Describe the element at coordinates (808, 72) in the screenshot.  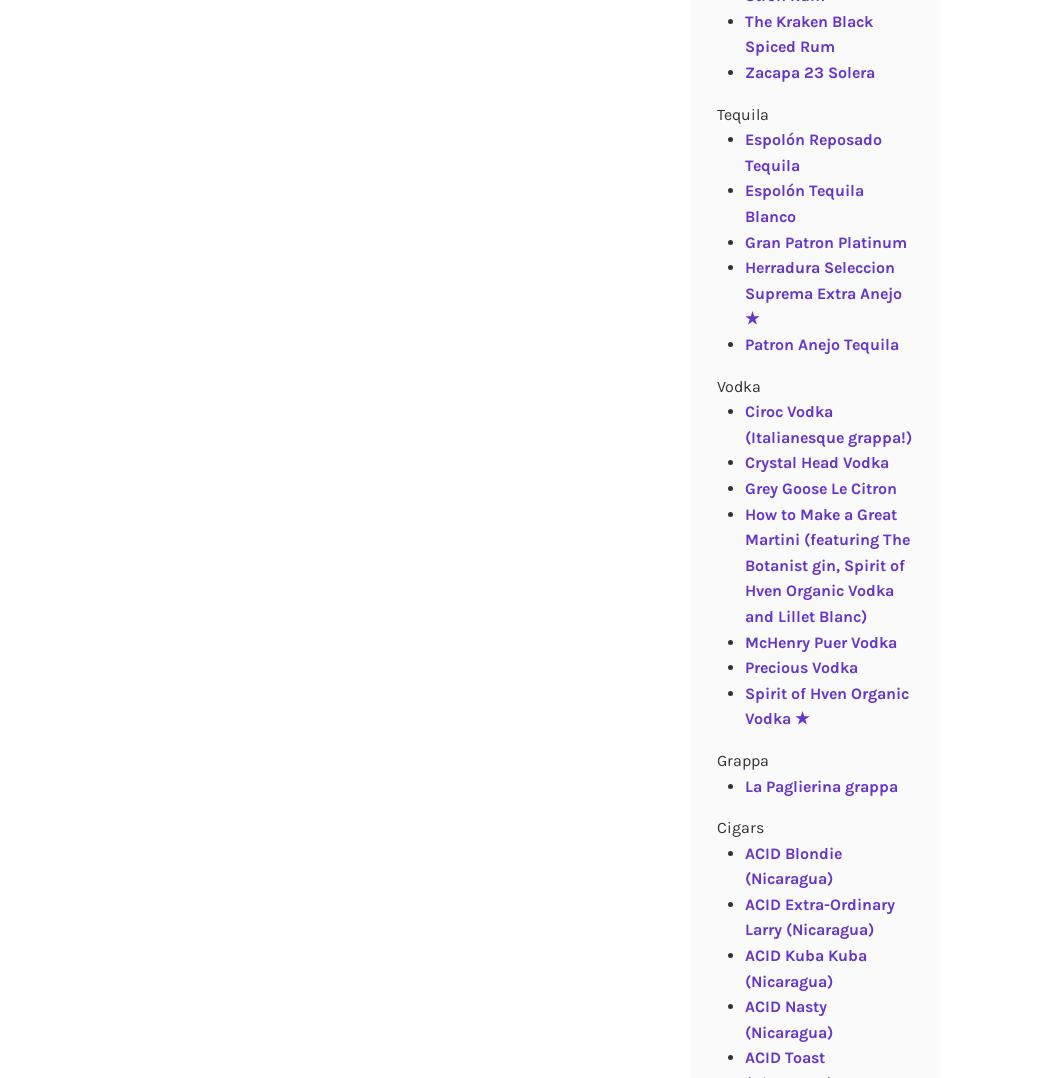
I see `'Zacapa 23 Solera'` at that location.